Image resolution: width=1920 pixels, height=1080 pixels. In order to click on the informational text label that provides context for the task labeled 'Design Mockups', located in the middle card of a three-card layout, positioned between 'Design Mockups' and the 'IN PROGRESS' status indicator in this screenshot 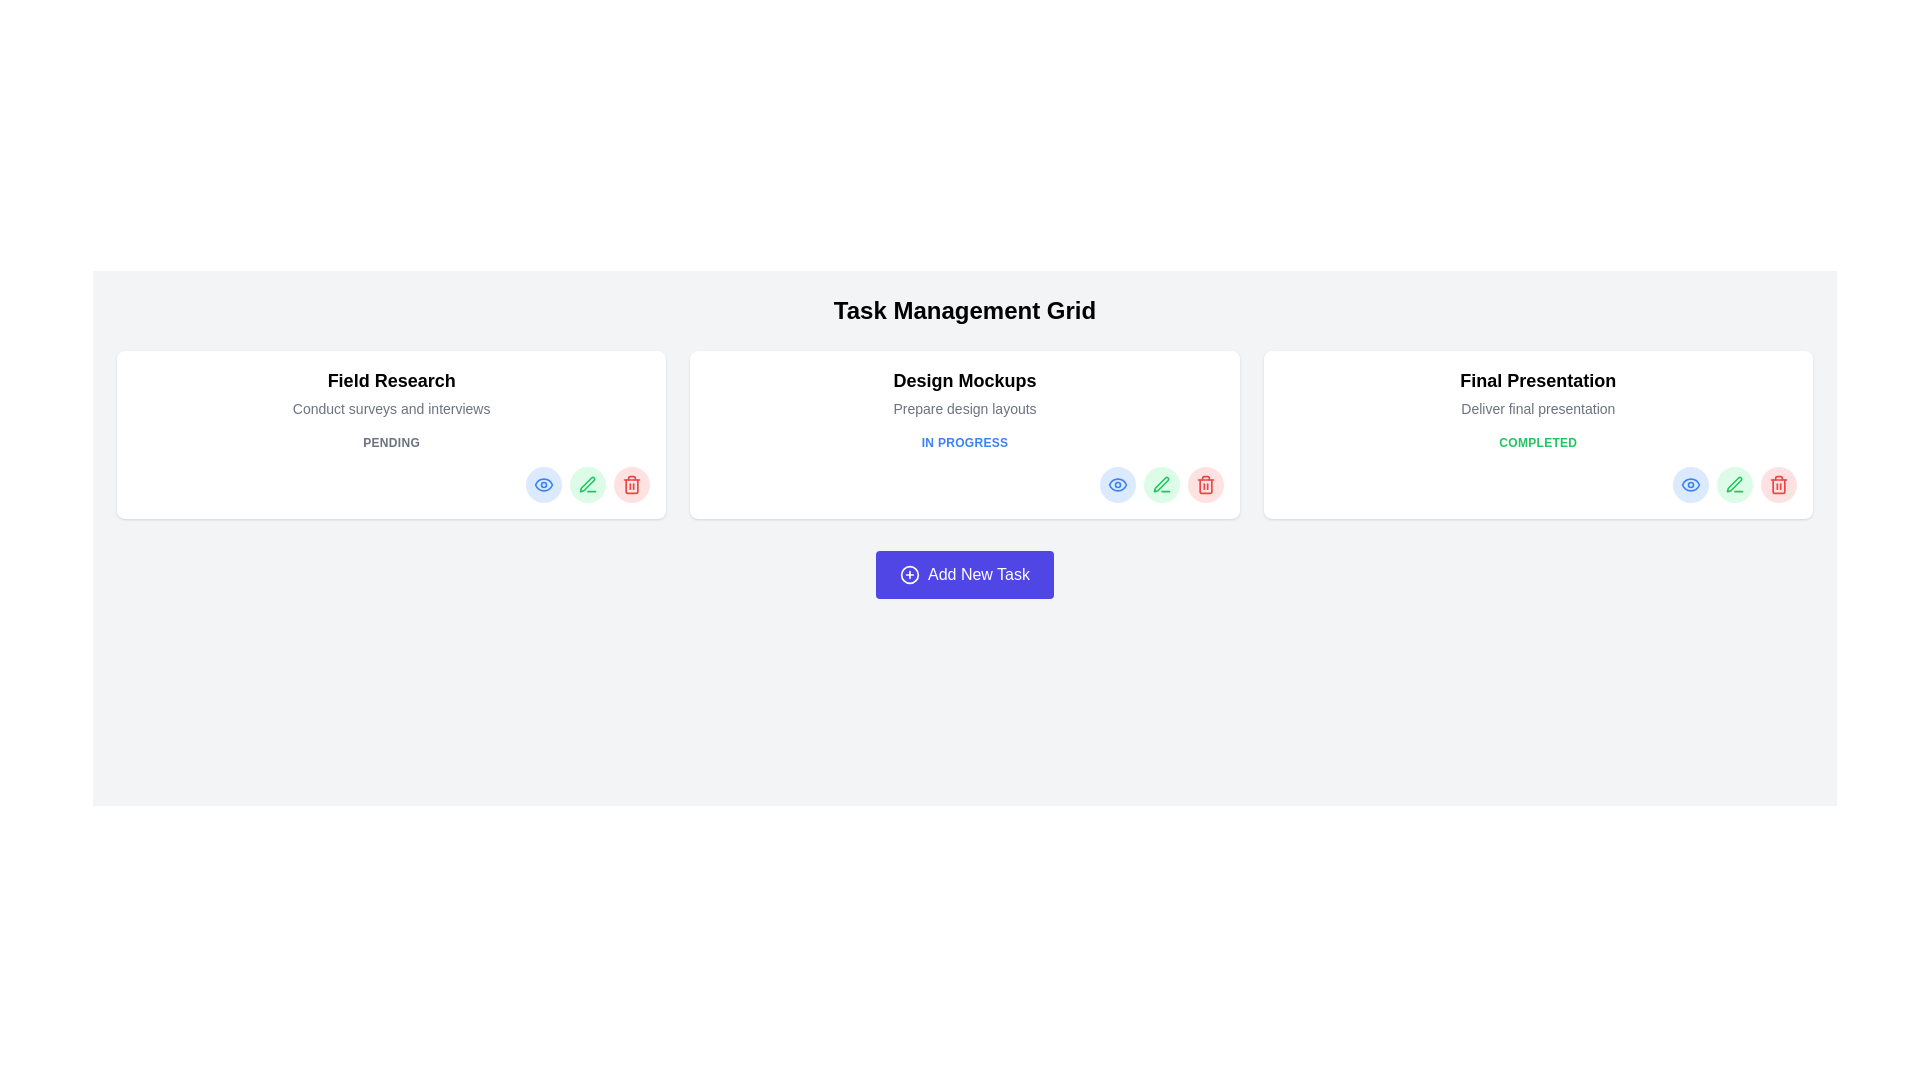, I will do `click(964, 407)`.